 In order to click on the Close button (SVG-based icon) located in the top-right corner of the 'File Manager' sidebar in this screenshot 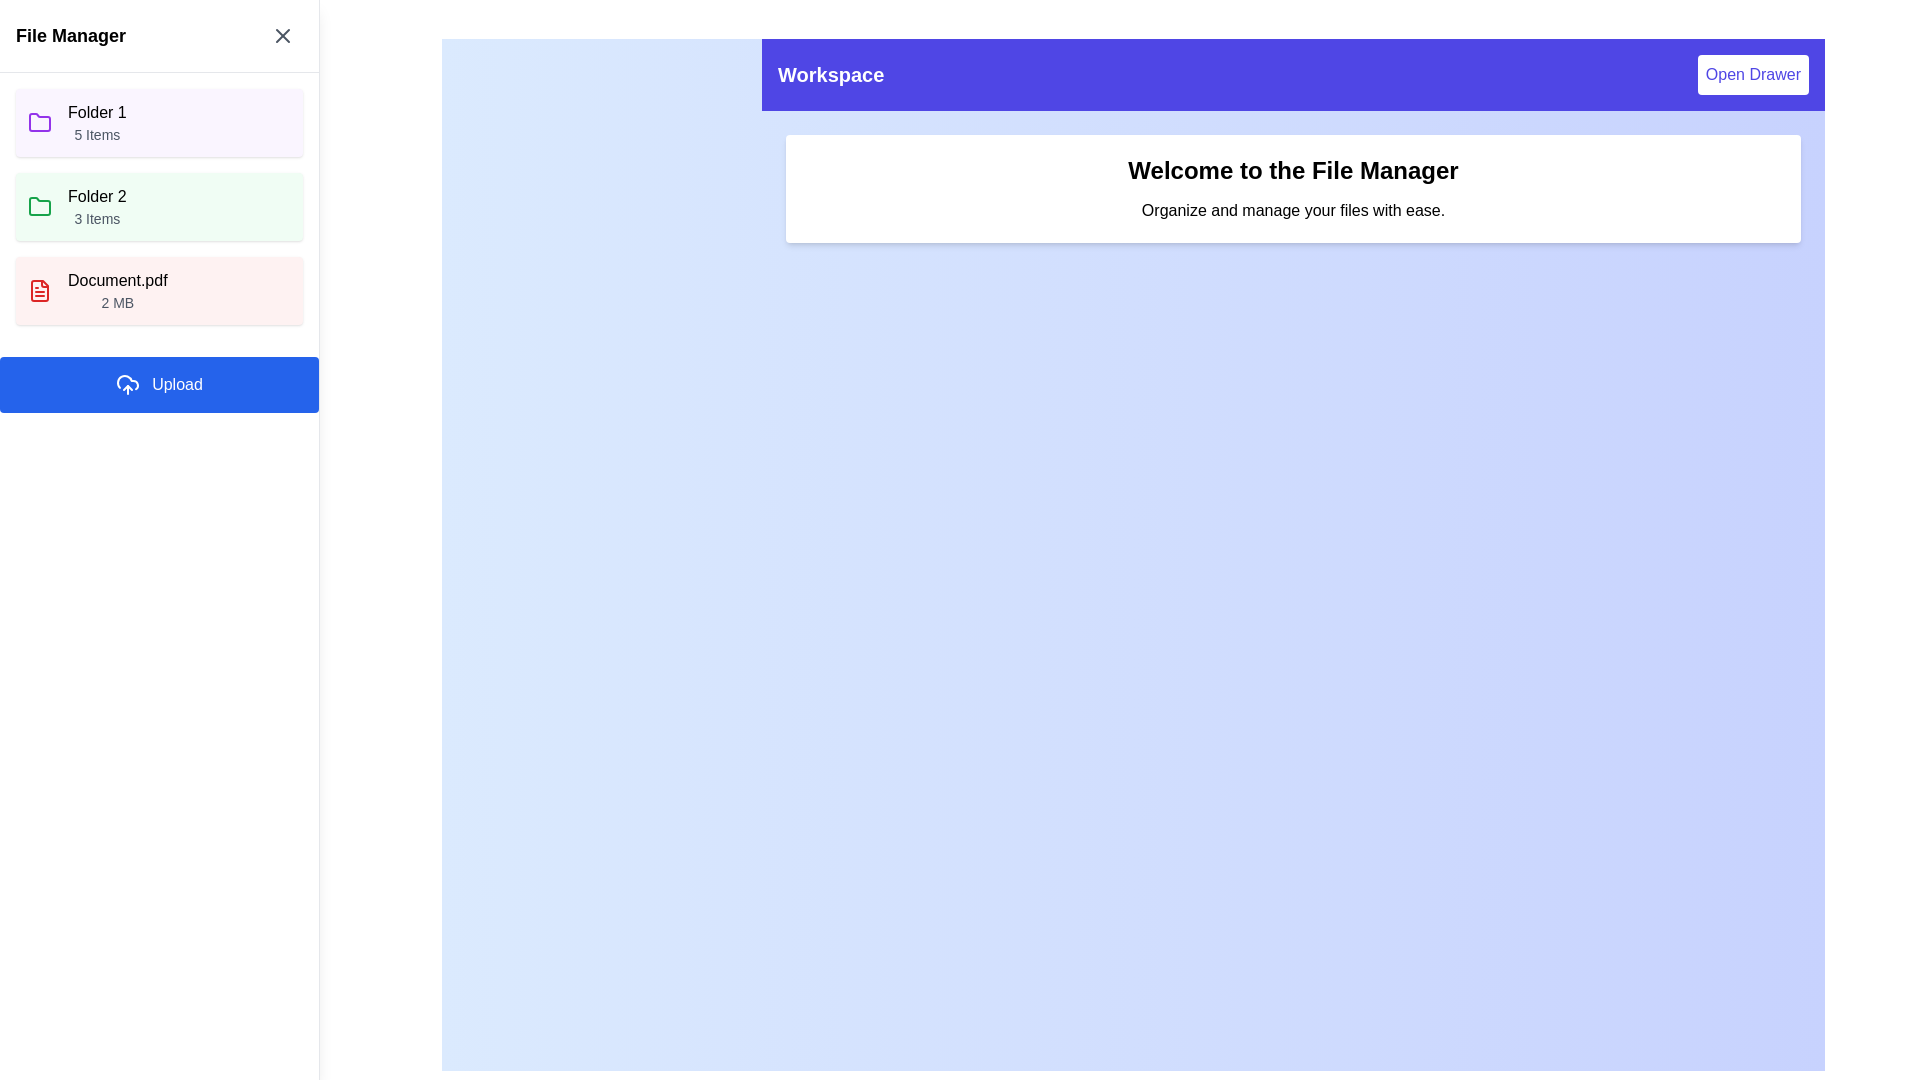, I will do `click(282, 35)`.